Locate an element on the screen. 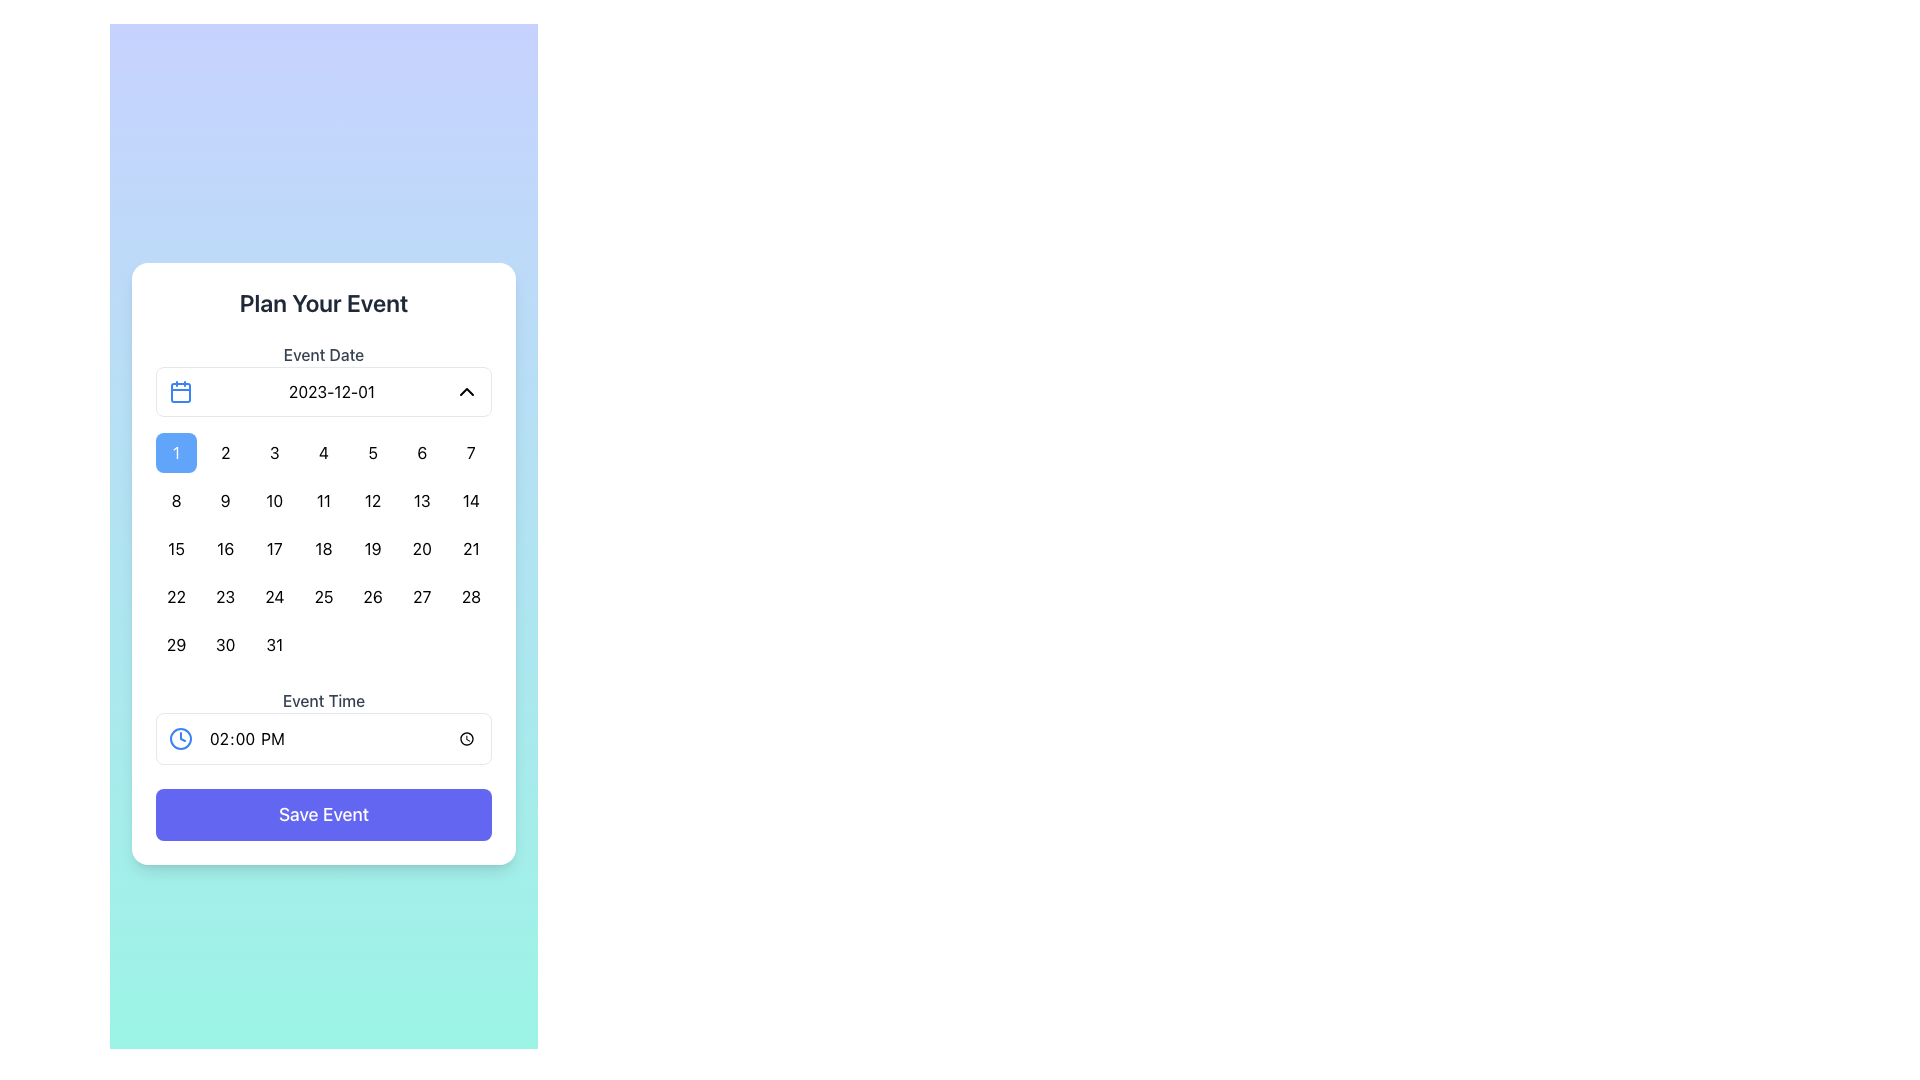 The width and height of the screenshot is (1920, 1080). the interactive day selector button located in the fourth row and seventh column of the calendar grid is located at coordinates (470, 596).